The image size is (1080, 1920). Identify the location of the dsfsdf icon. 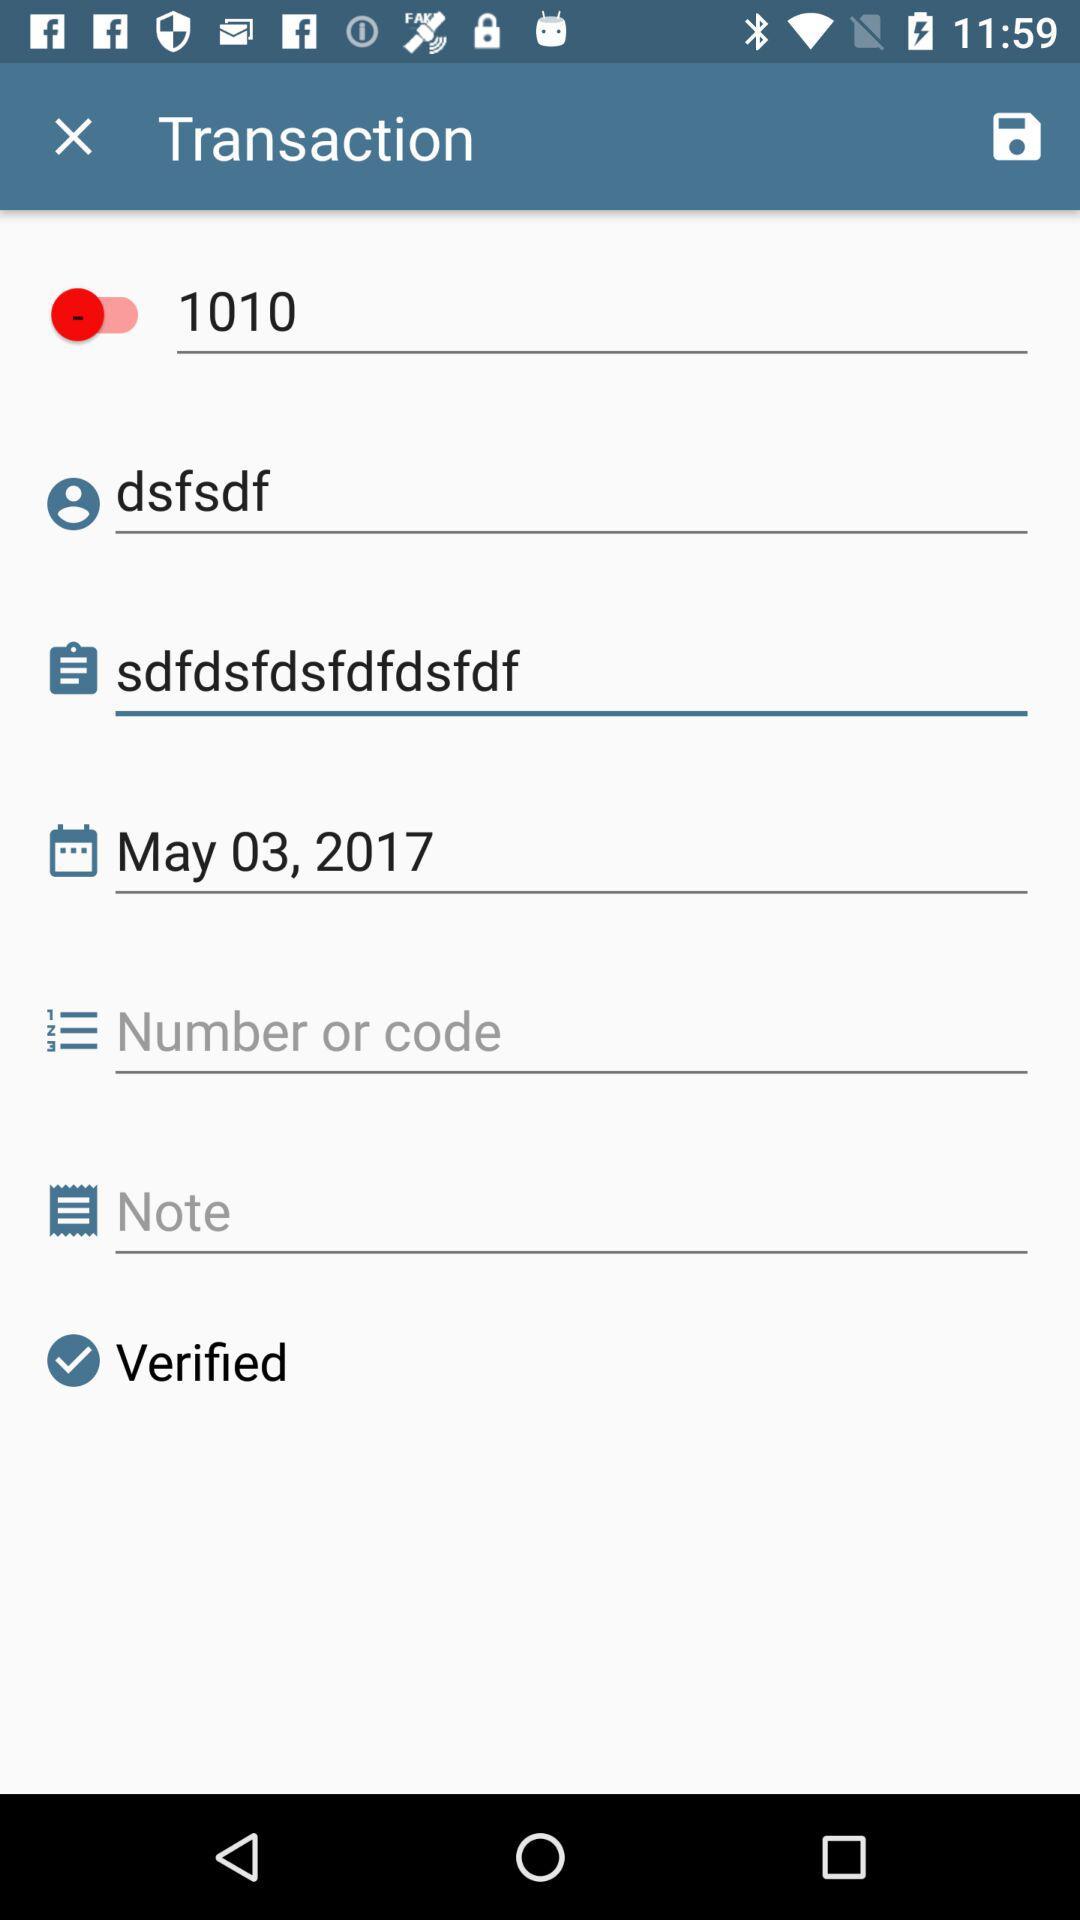
(571, 490).